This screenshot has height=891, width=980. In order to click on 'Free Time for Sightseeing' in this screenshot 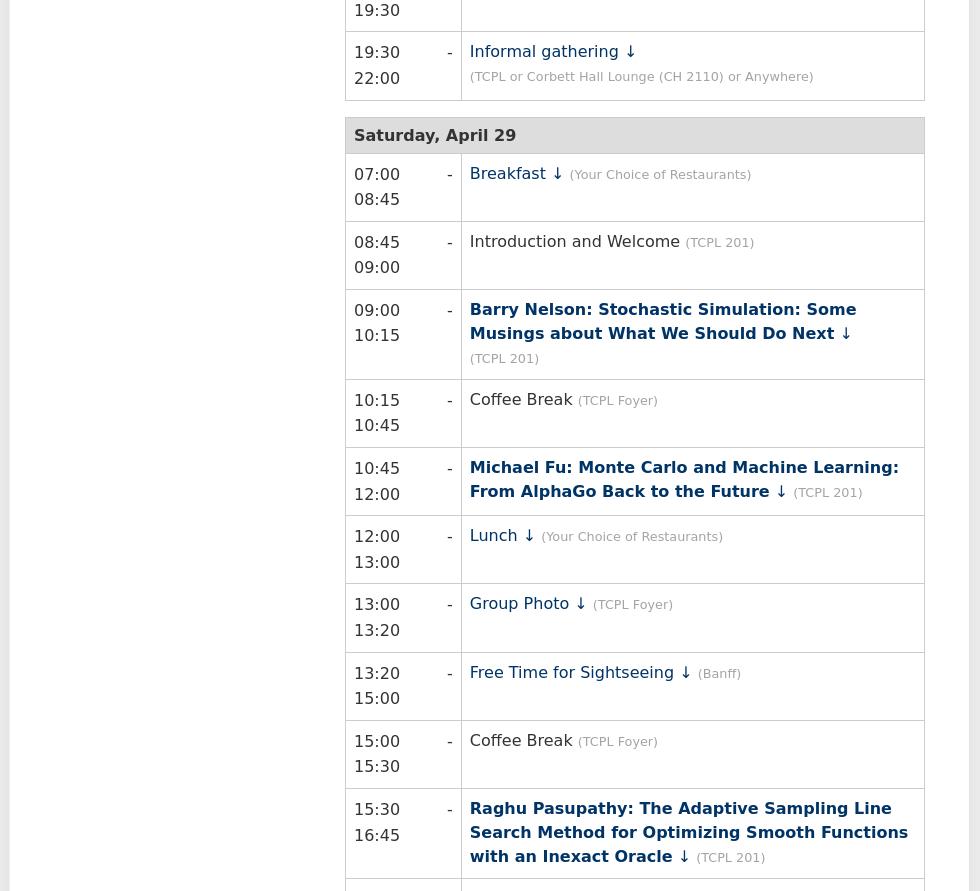, I will do `click(571, 670)`.